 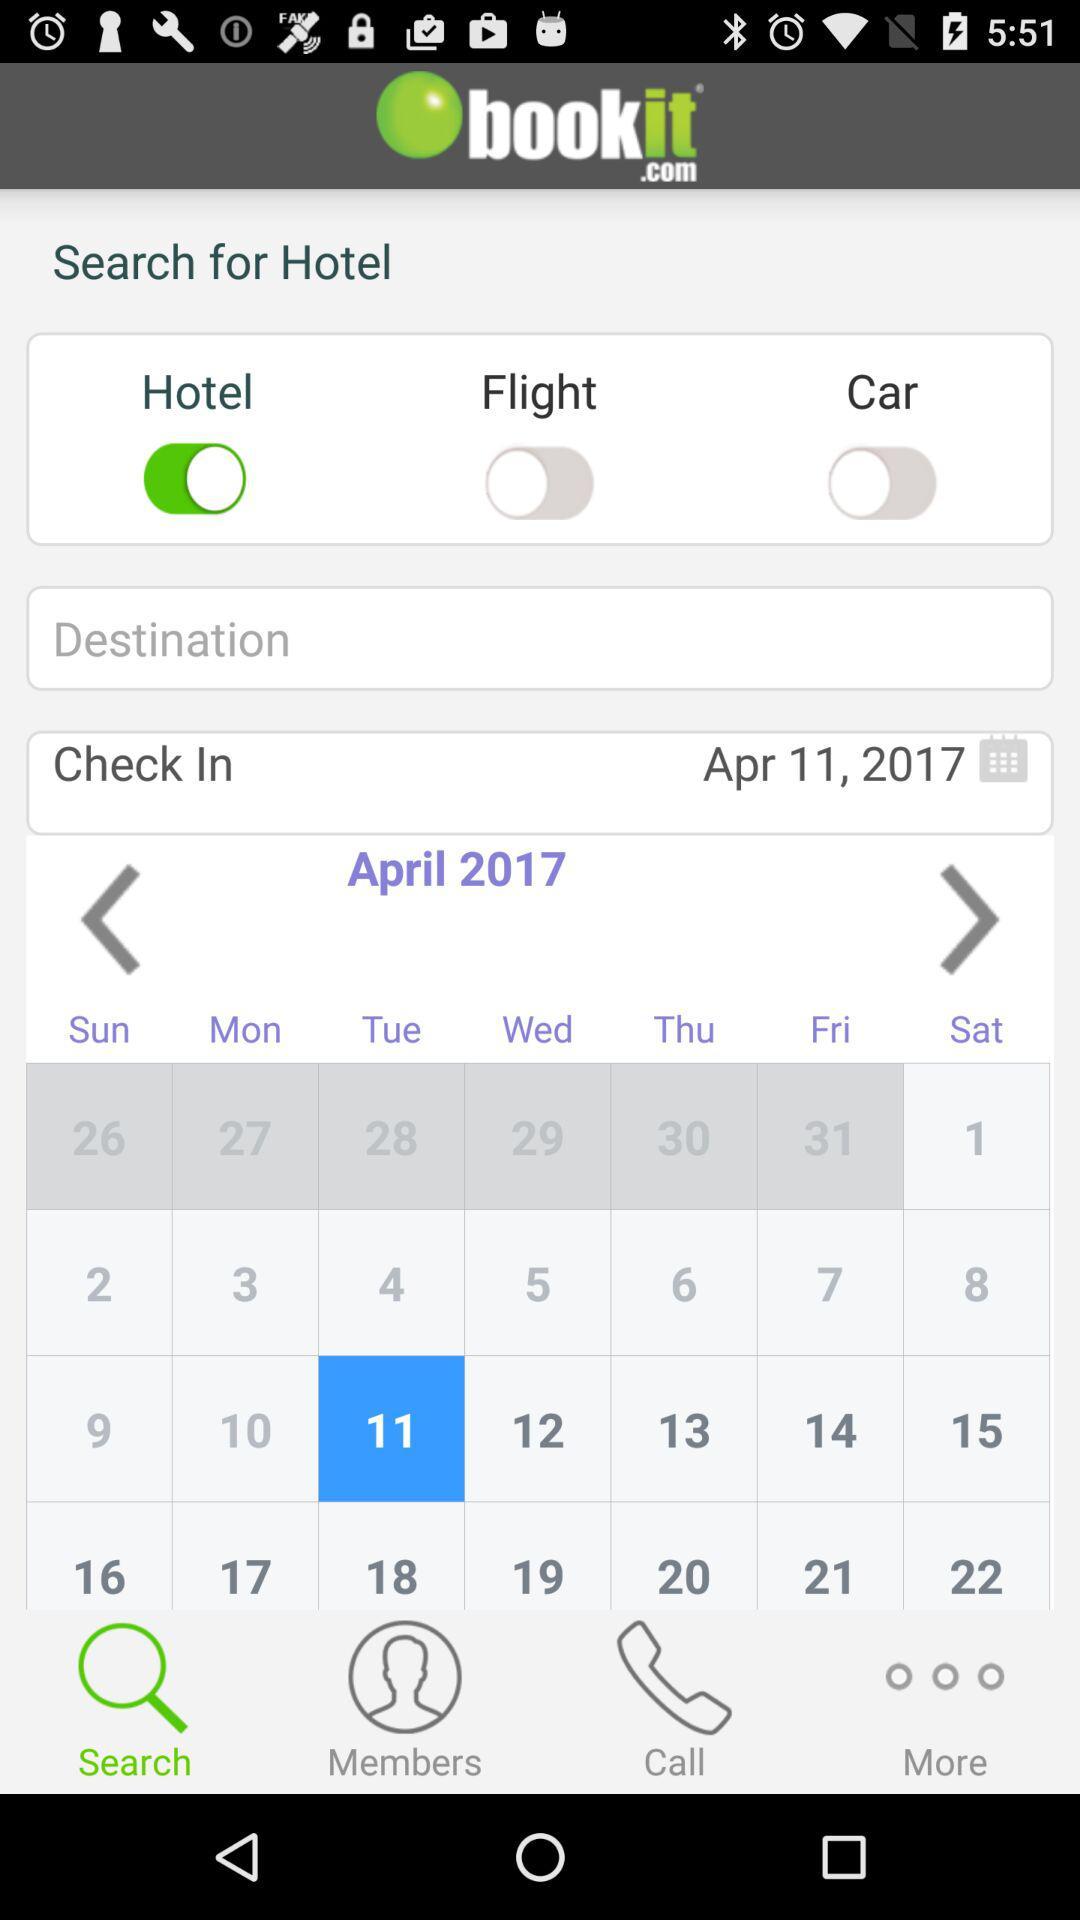 What do you see at coordinates (683, 1428) in the screenshot?
I see `the icon next to 7` at bounding box center [683, 1428].